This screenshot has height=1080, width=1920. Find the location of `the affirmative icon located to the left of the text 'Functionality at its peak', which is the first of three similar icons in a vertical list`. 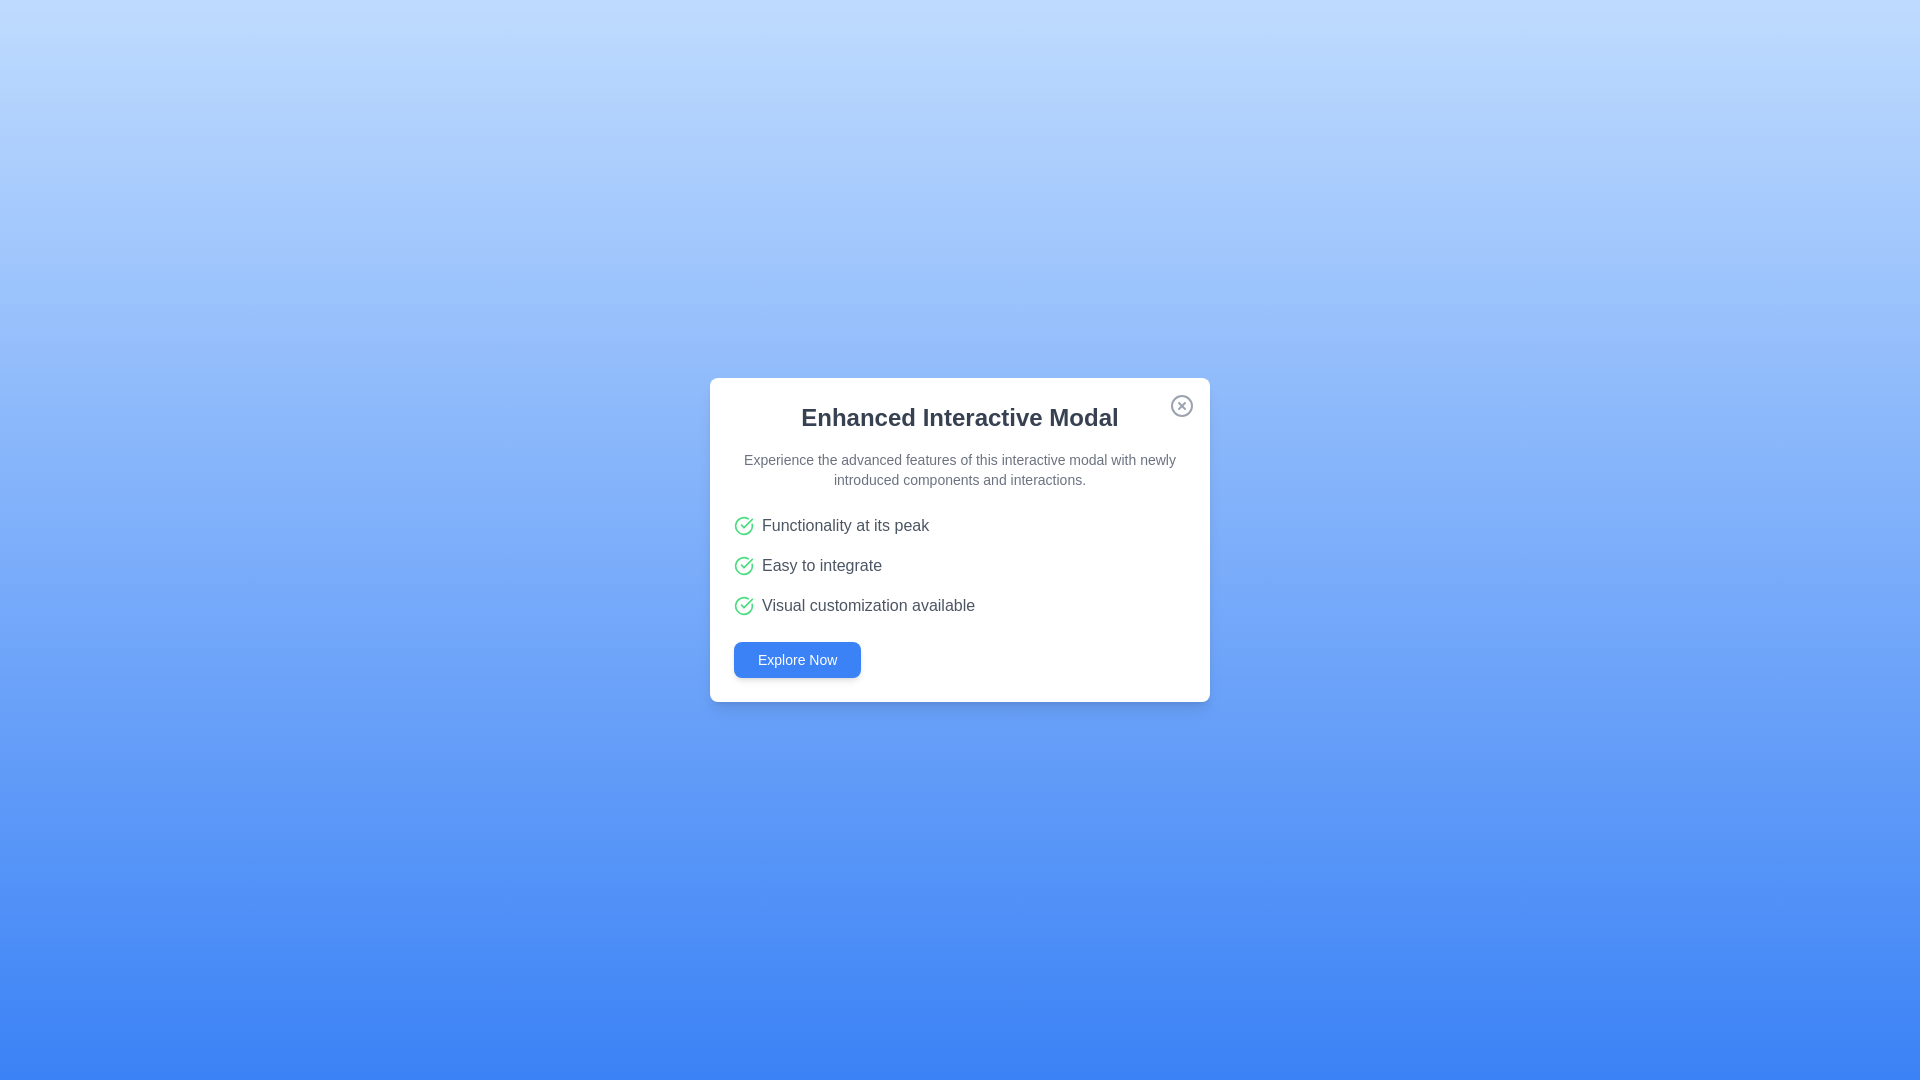

the affirmative icon located to the left of the text 'Functionality at its peak', which is the first of three similar icons in a vertical list is located at coordinates (743, 524).